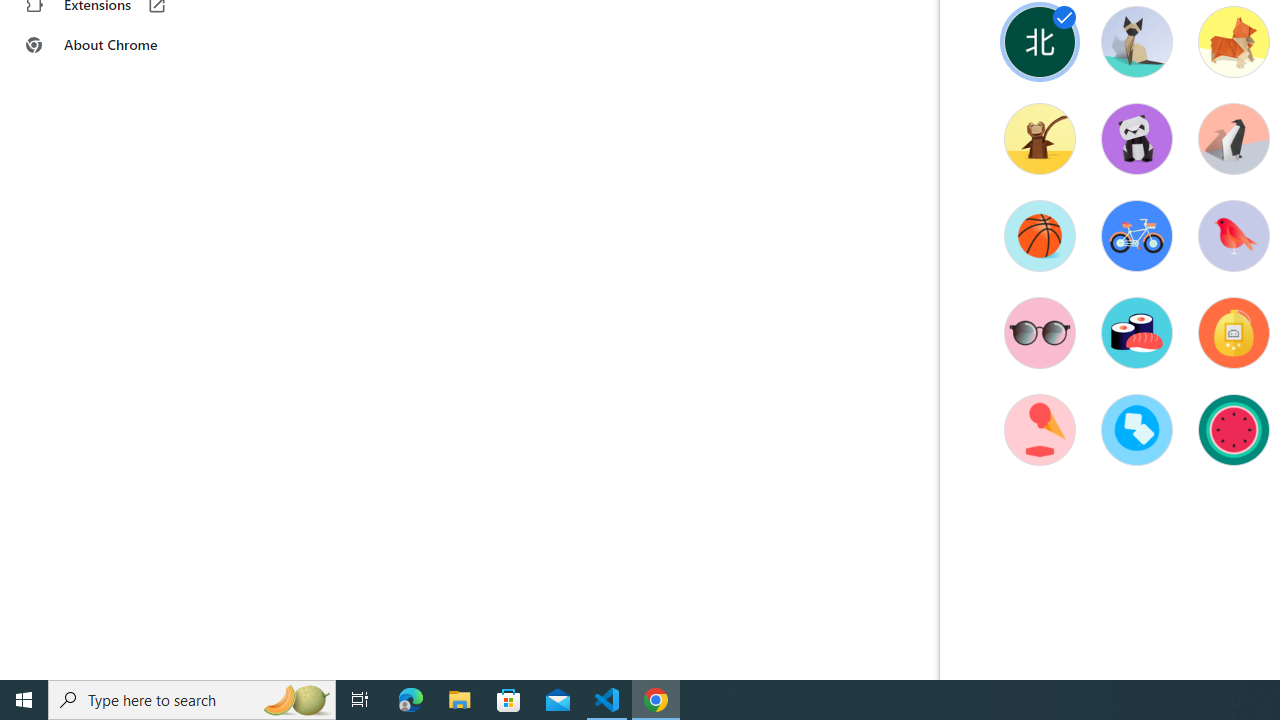 The width and height of the screenshot is (1280, 720). I want to click on 'Google Chrome - 1 running window', so click(656, 698).